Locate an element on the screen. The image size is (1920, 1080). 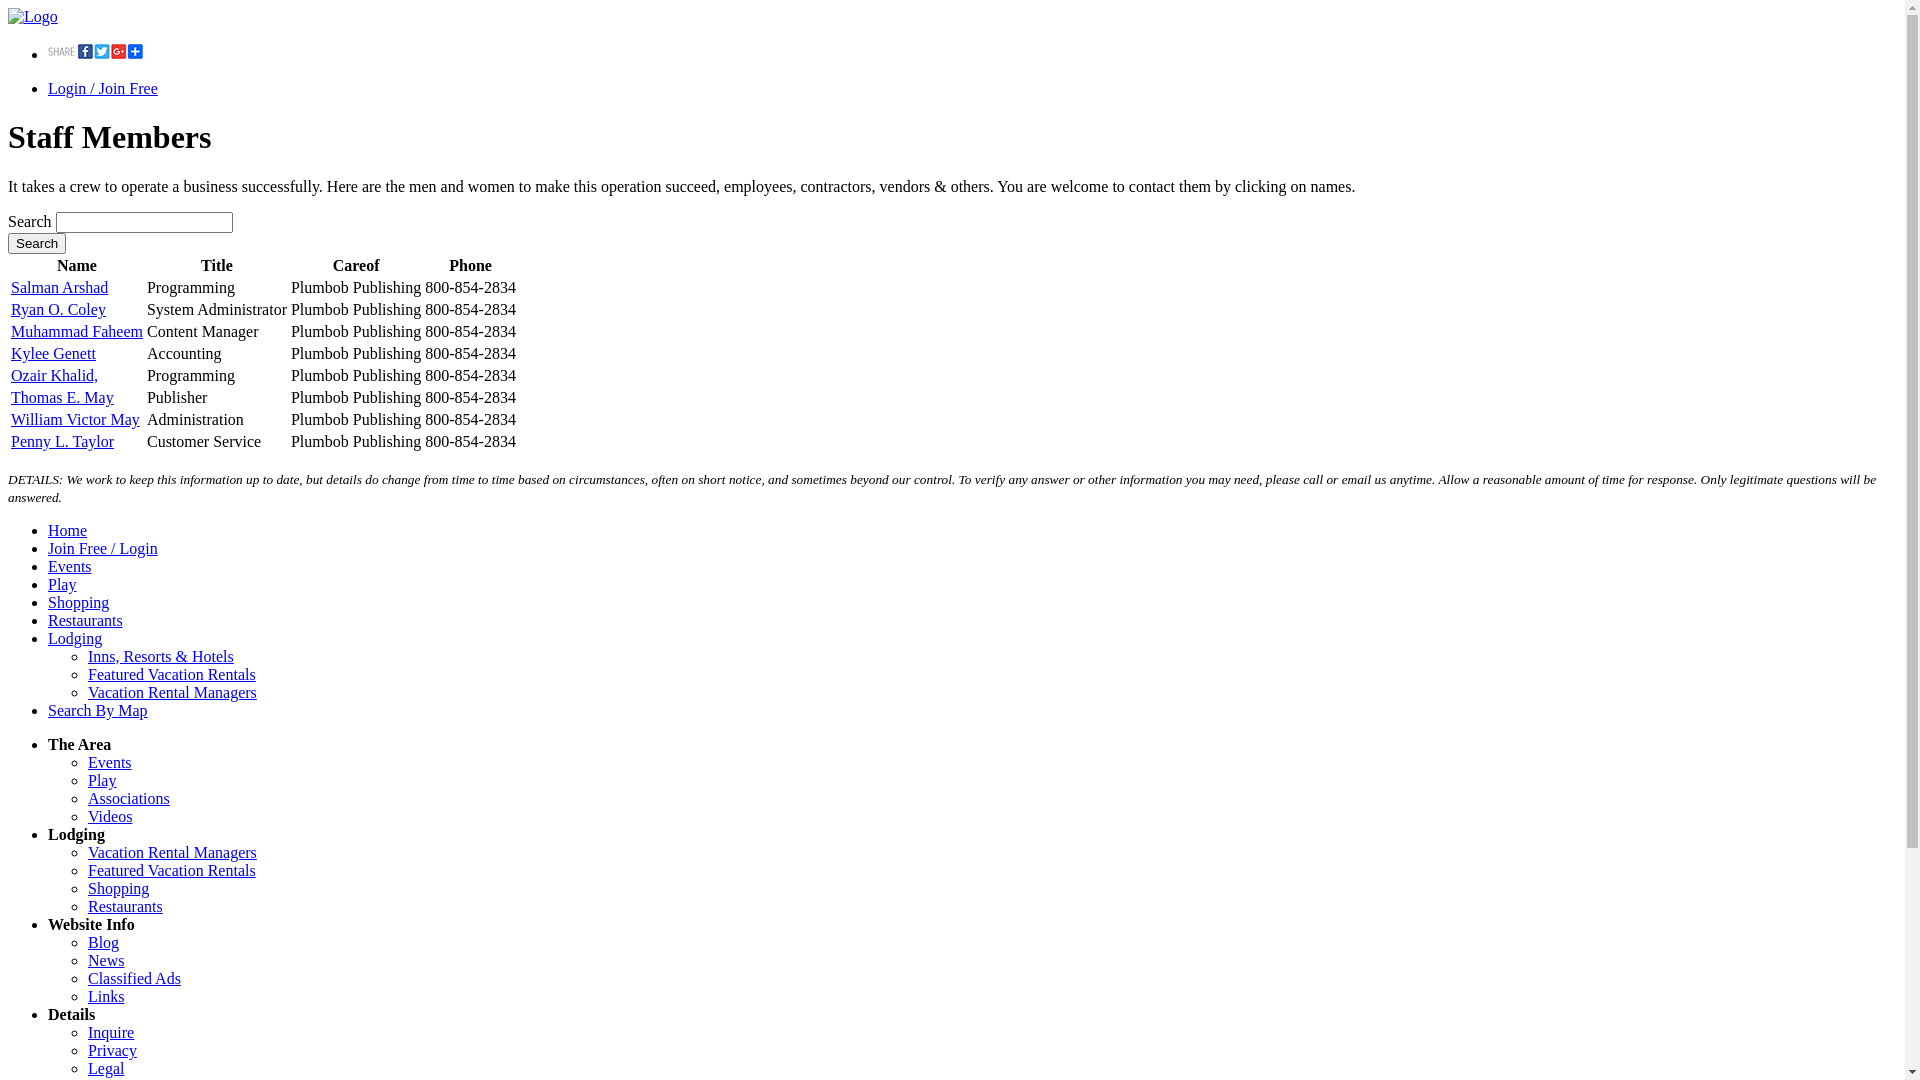
'Shopping' is located at coordinates (78, 601).